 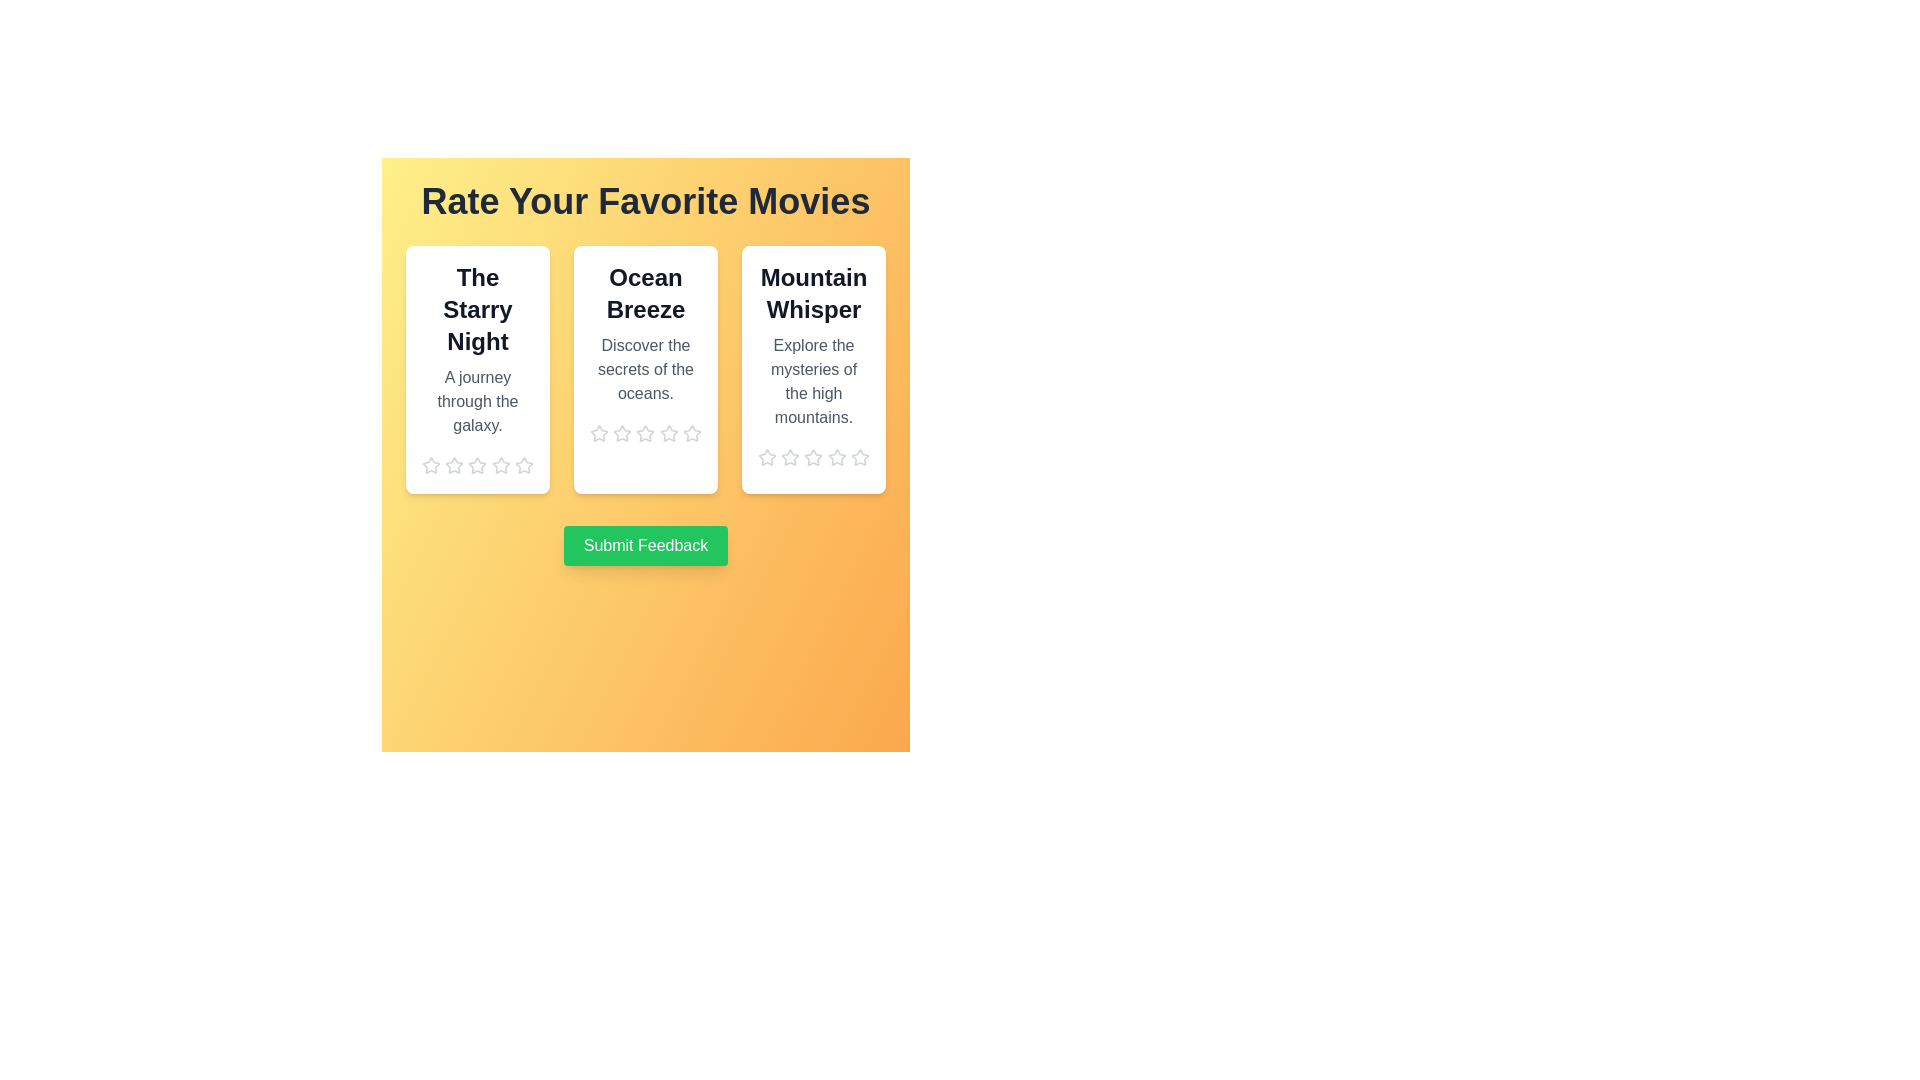 I want to click on 'Submit Feedback' button, so click(x=646, y=546).